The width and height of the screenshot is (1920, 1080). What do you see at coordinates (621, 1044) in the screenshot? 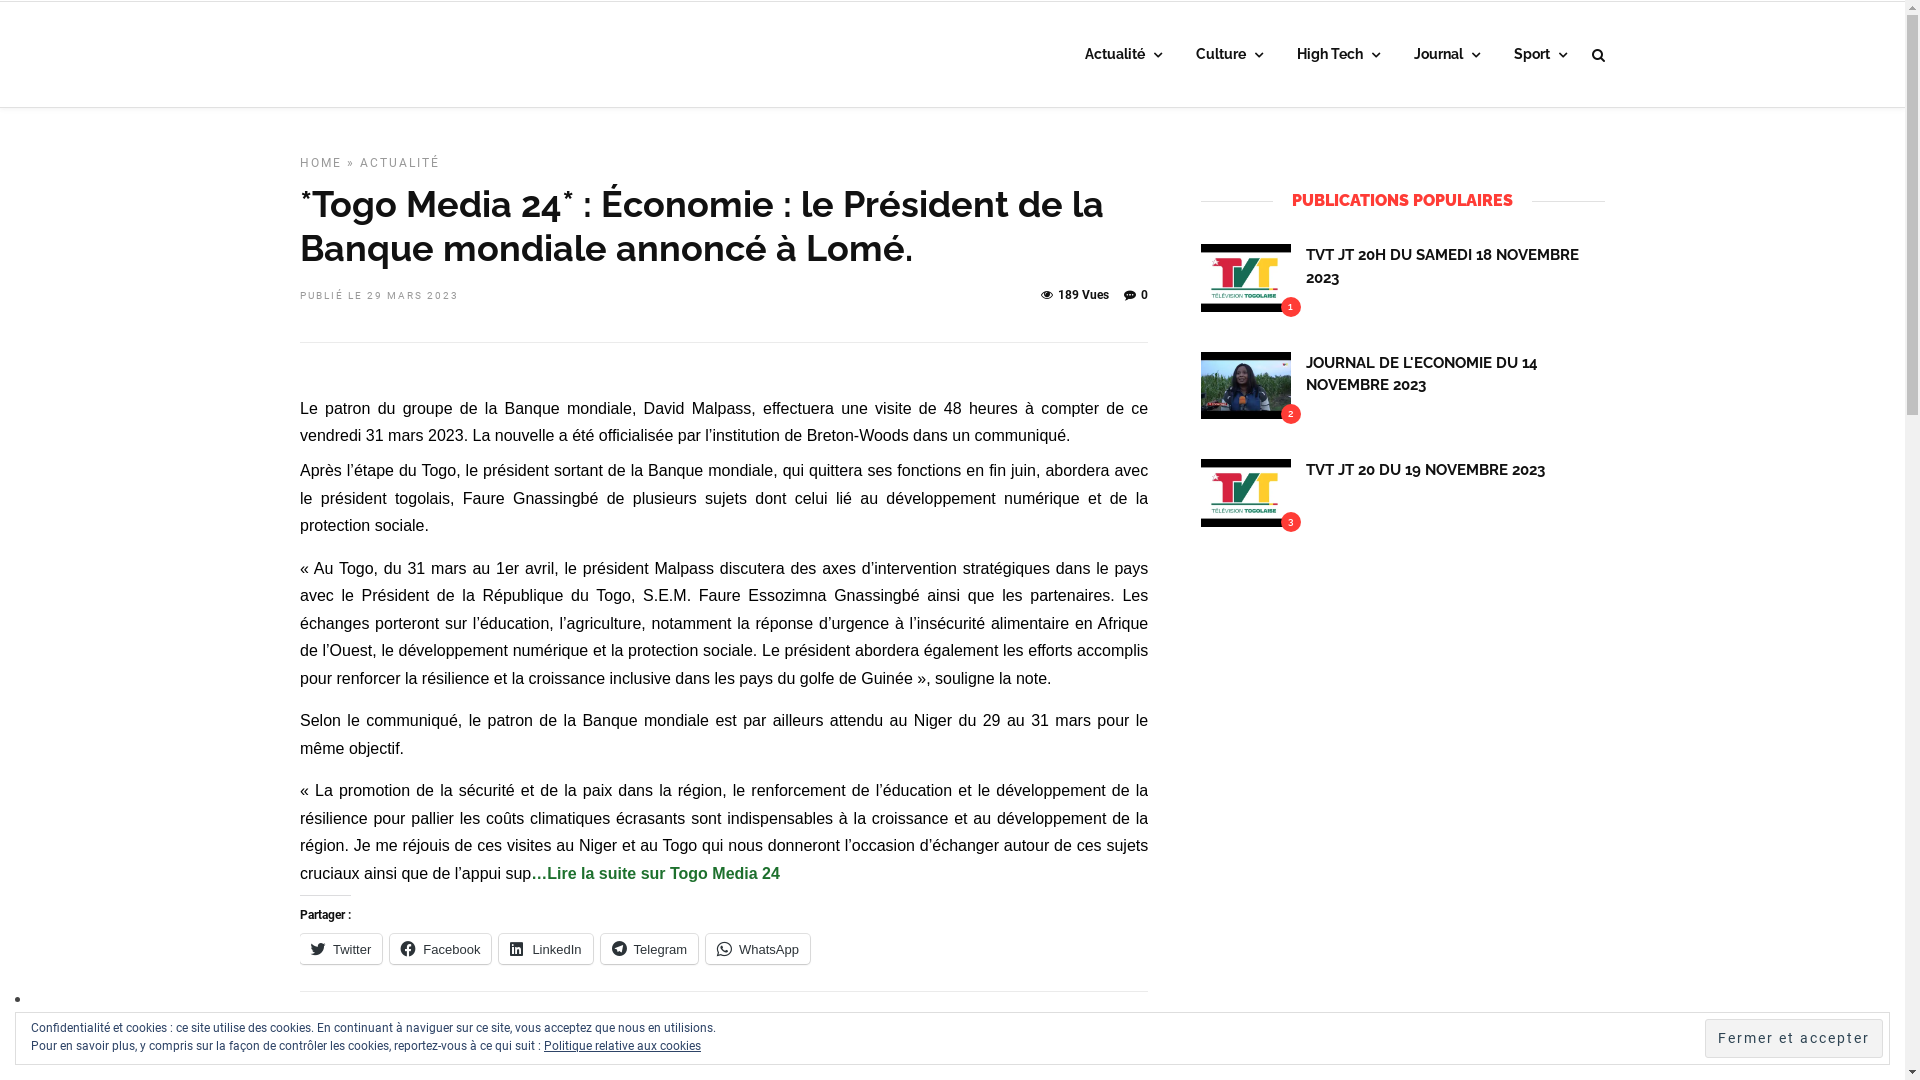
I see `'Politique relative aux cookies'` at bounding box center [621, 1044].